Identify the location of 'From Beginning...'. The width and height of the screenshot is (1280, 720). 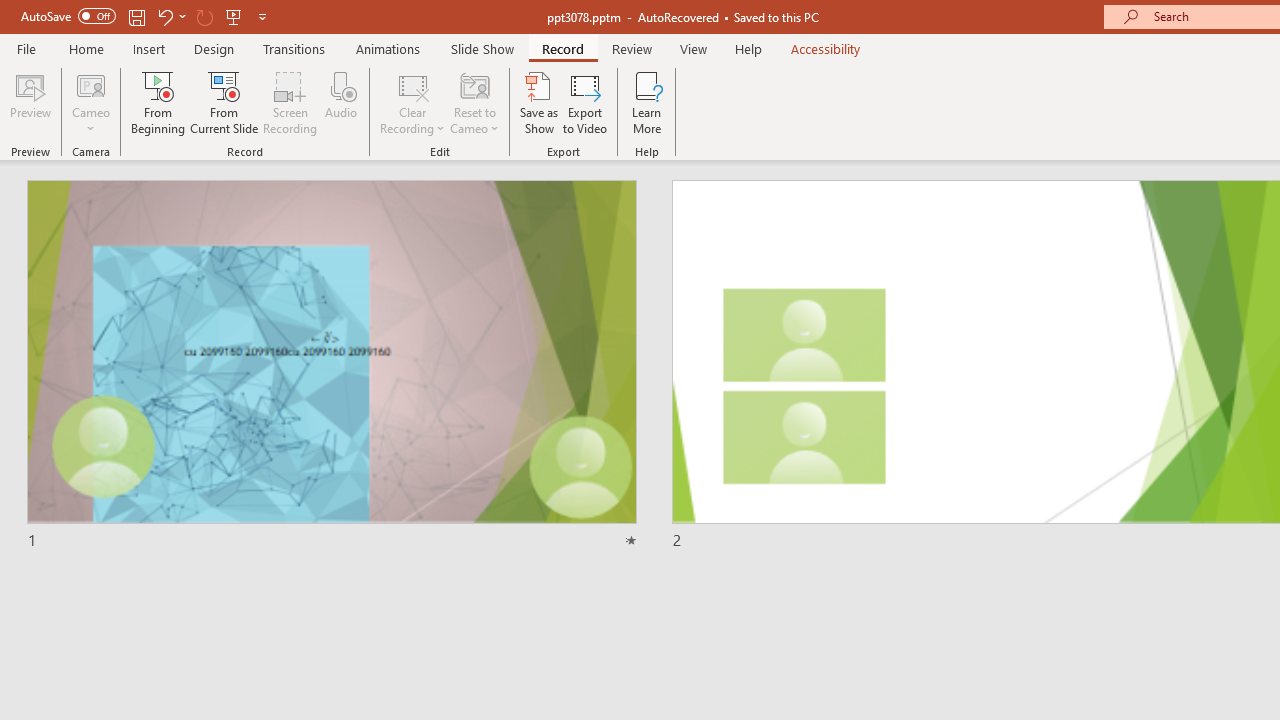
(157, 103).